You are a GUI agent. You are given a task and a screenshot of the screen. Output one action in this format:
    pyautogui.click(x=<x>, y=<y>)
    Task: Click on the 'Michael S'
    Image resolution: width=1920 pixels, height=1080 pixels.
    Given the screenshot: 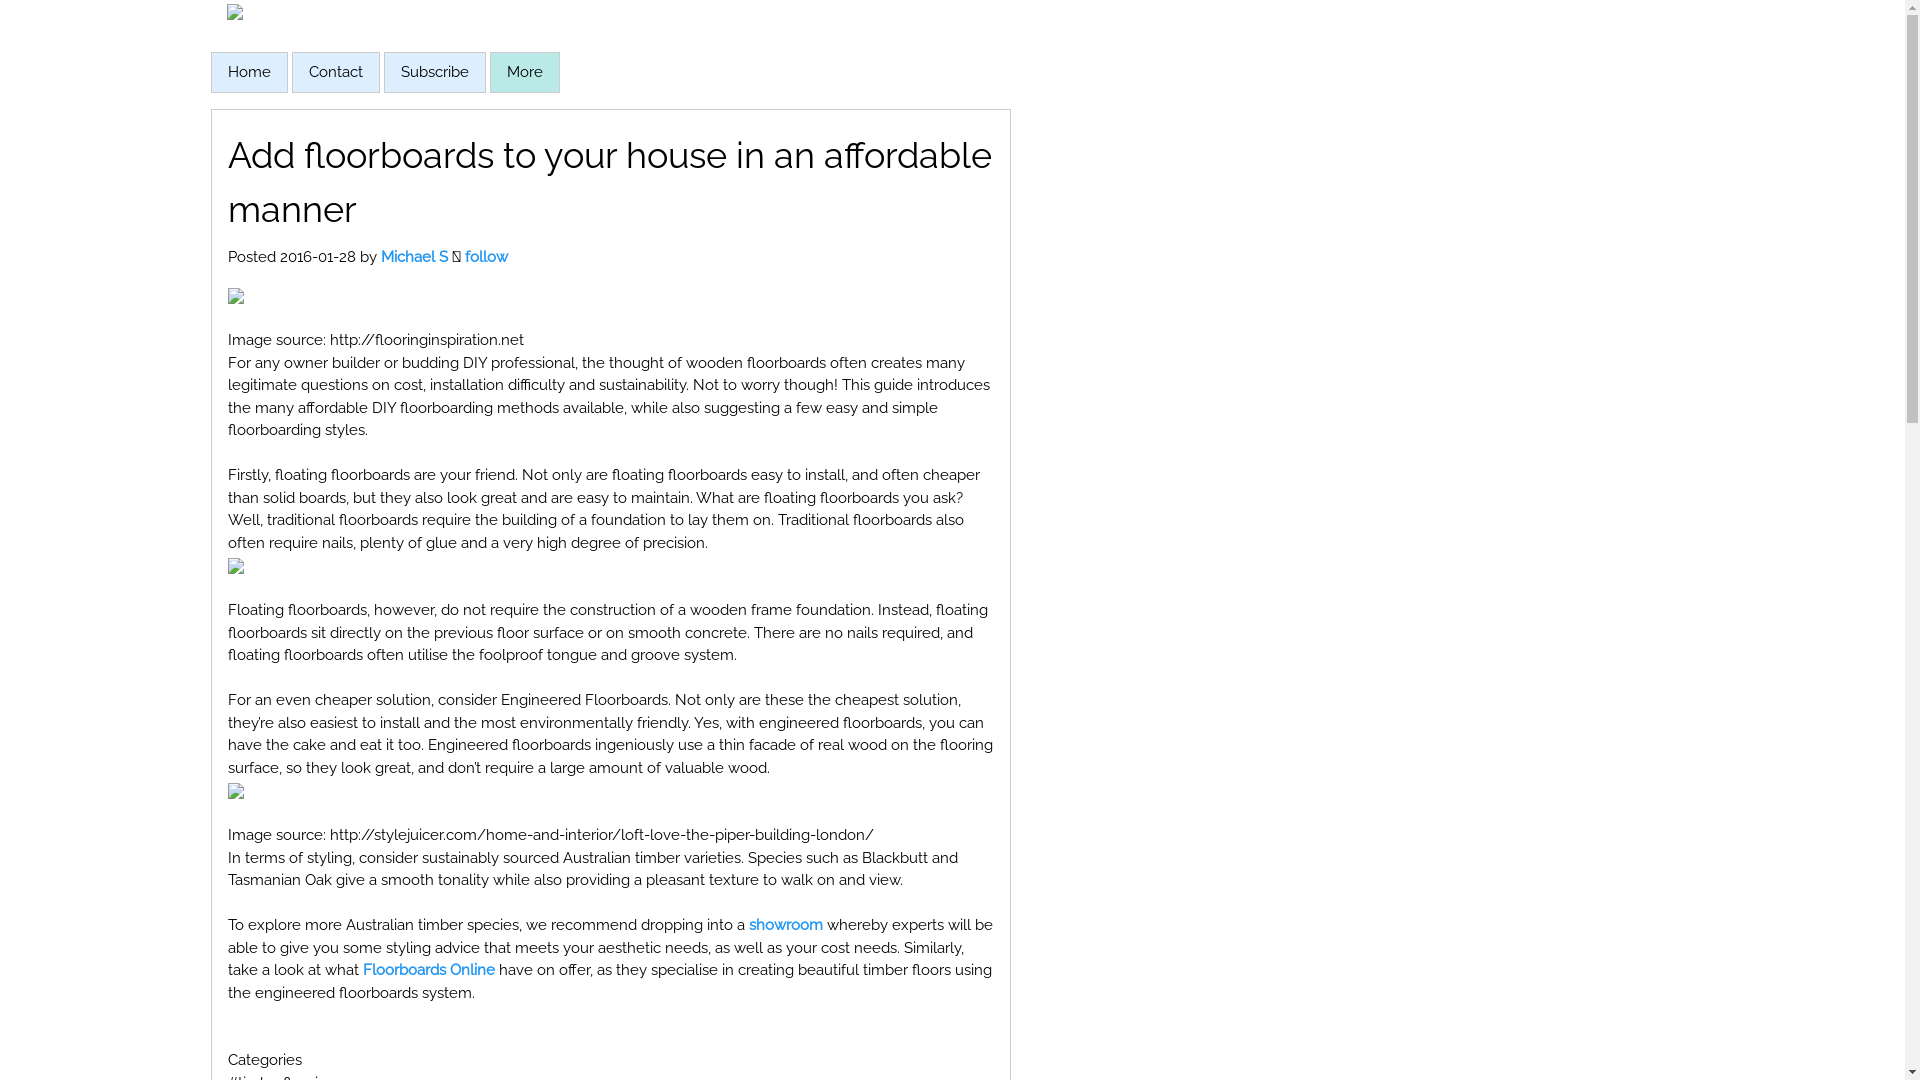 What is the action you would take?
    pyautogui.click(x=412, y=256)
    